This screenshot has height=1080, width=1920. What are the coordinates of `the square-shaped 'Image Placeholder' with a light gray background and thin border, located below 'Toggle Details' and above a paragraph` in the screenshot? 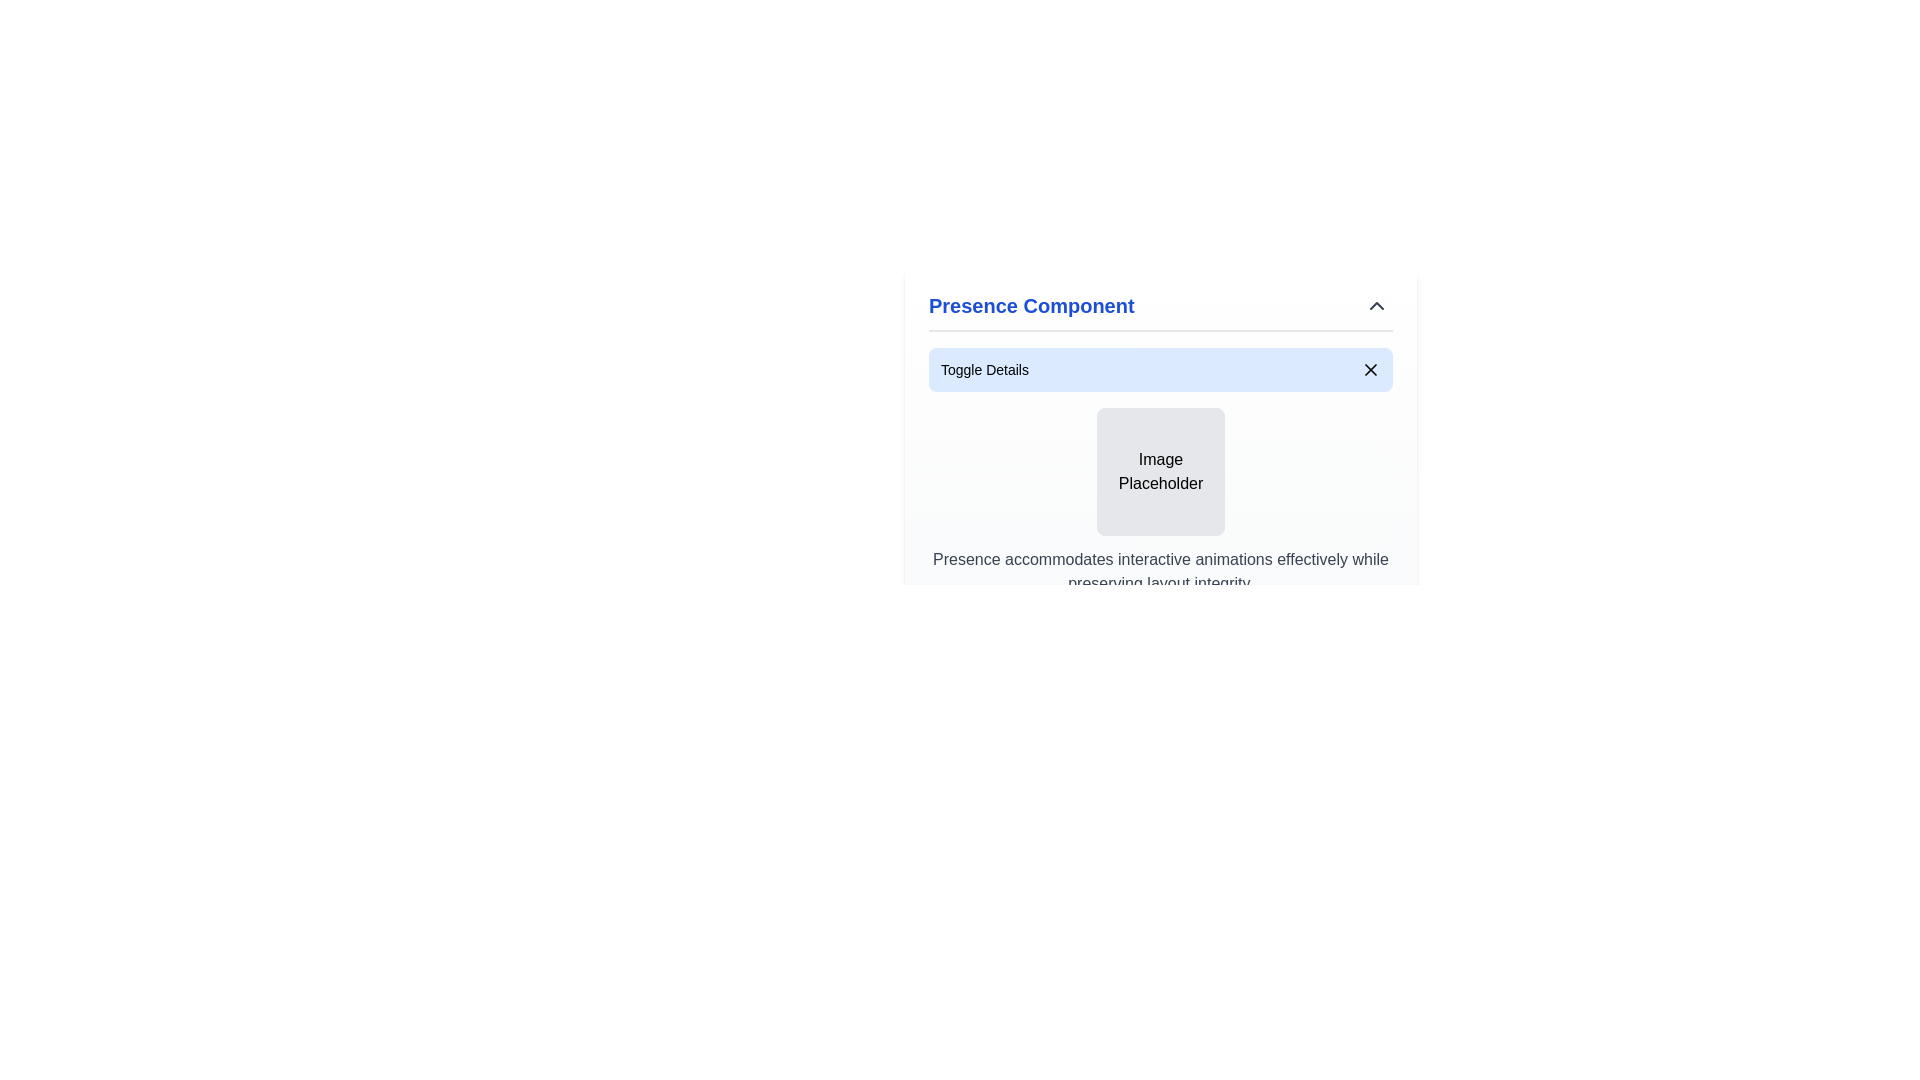 It's located at (1161, 471).